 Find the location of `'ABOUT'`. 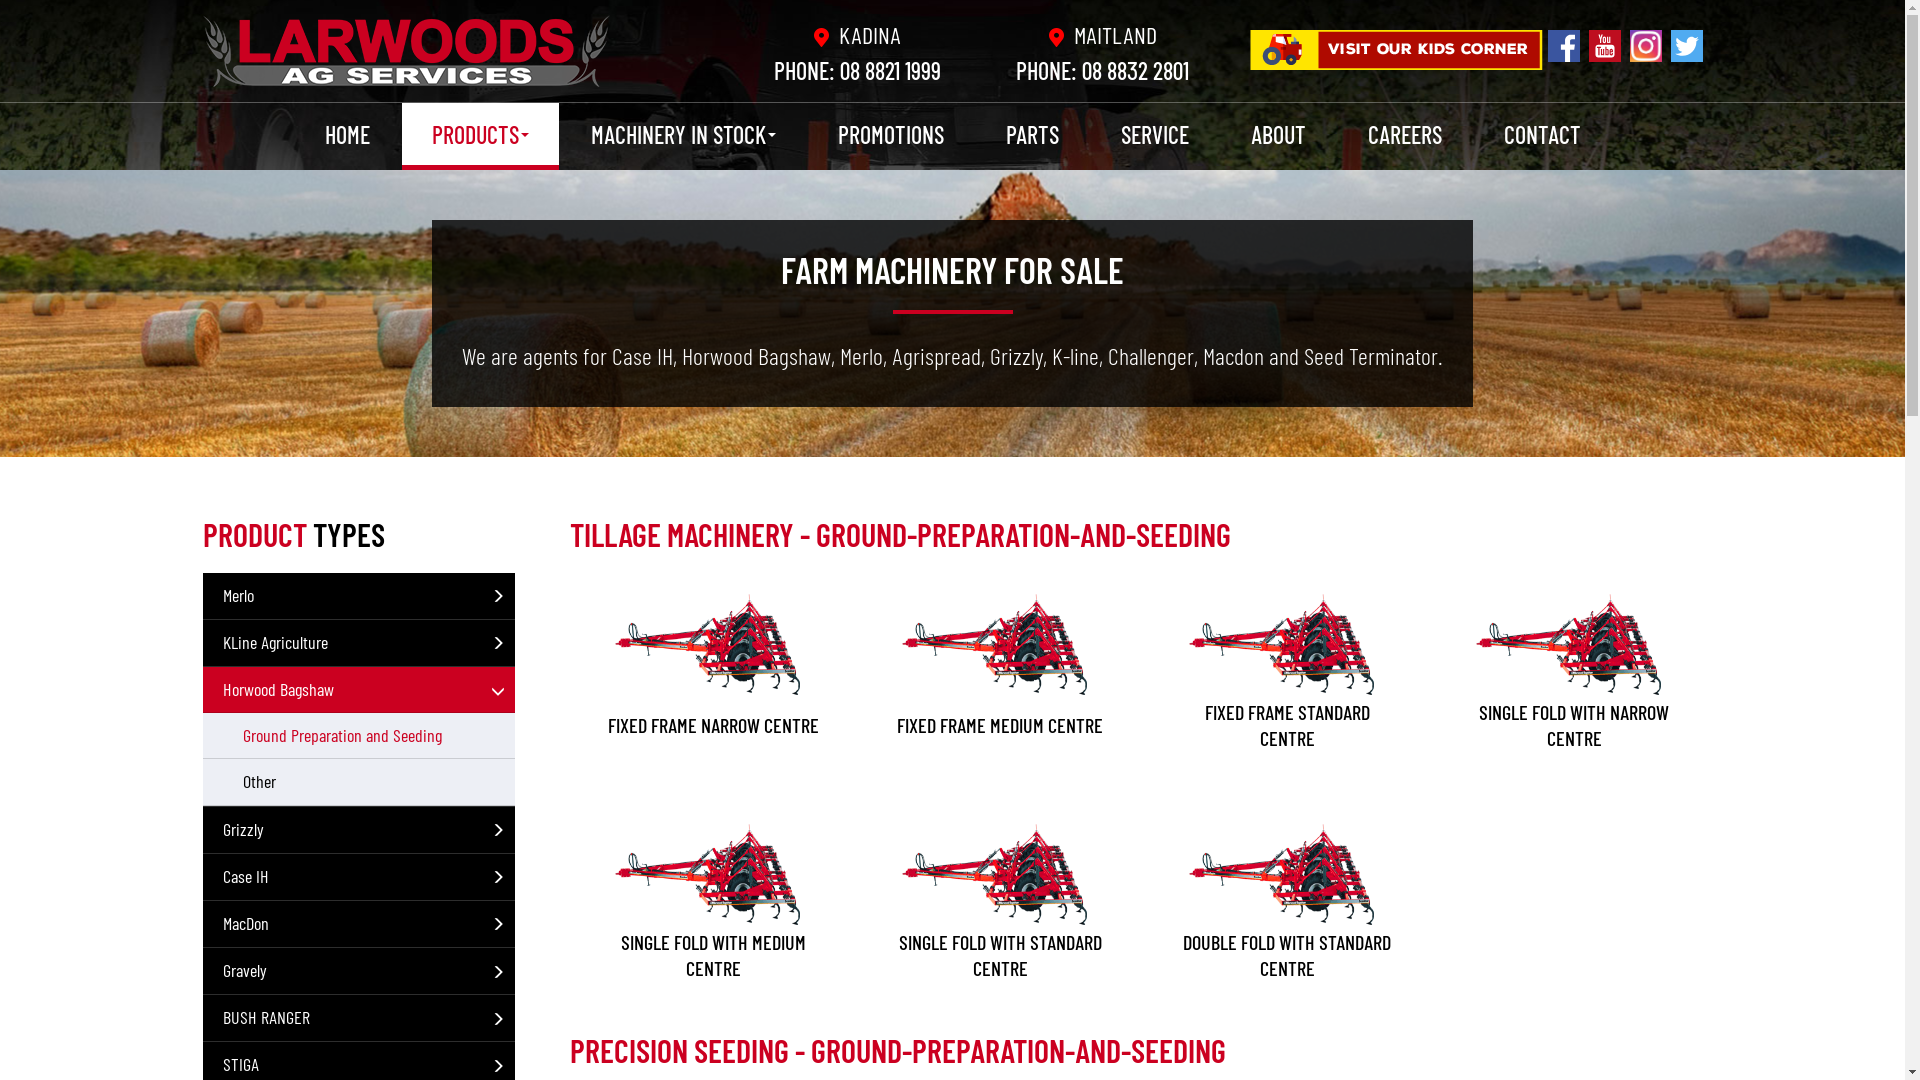

'ABOUT' is located at coordinates (1276, 134).